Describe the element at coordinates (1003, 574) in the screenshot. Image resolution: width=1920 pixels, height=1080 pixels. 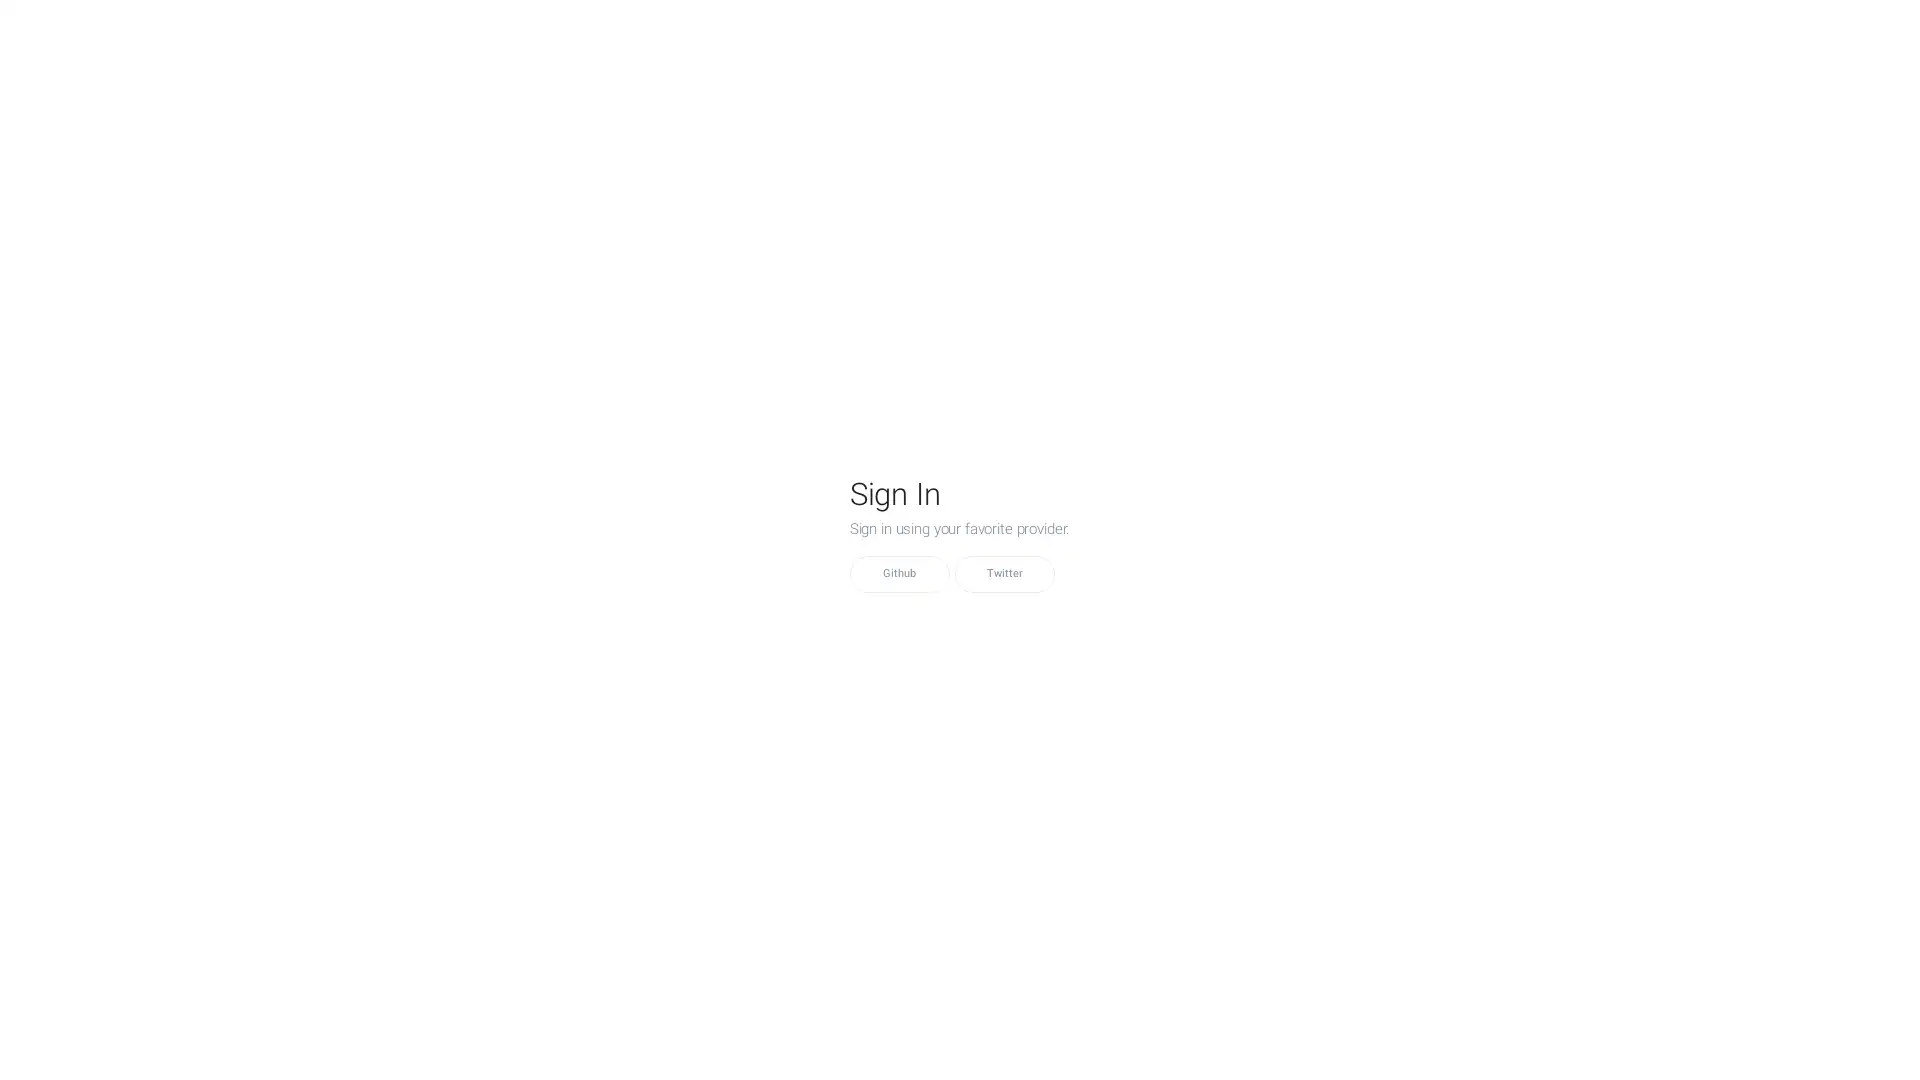
I see `Twitter` at that location.